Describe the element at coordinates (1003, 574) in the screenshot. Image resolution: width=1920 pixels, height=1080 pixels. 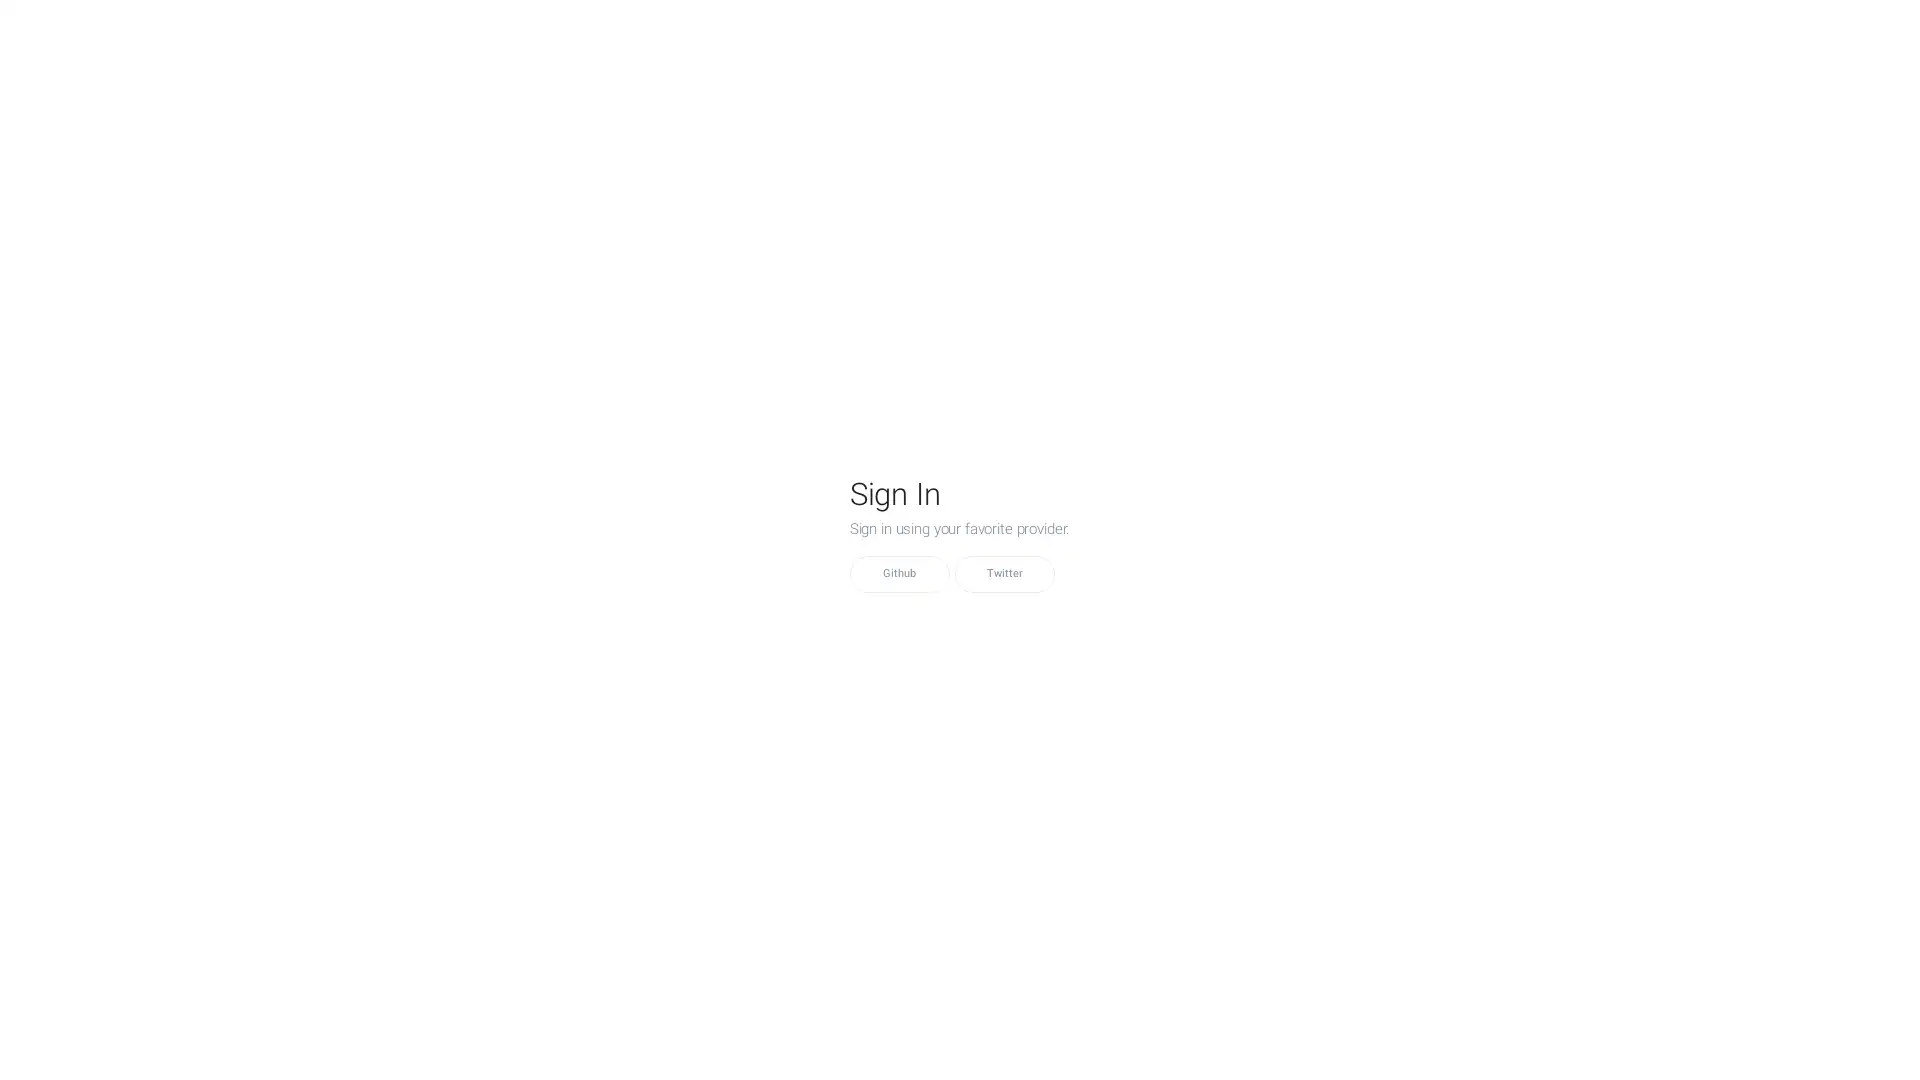
I see `Twitter` at that location.